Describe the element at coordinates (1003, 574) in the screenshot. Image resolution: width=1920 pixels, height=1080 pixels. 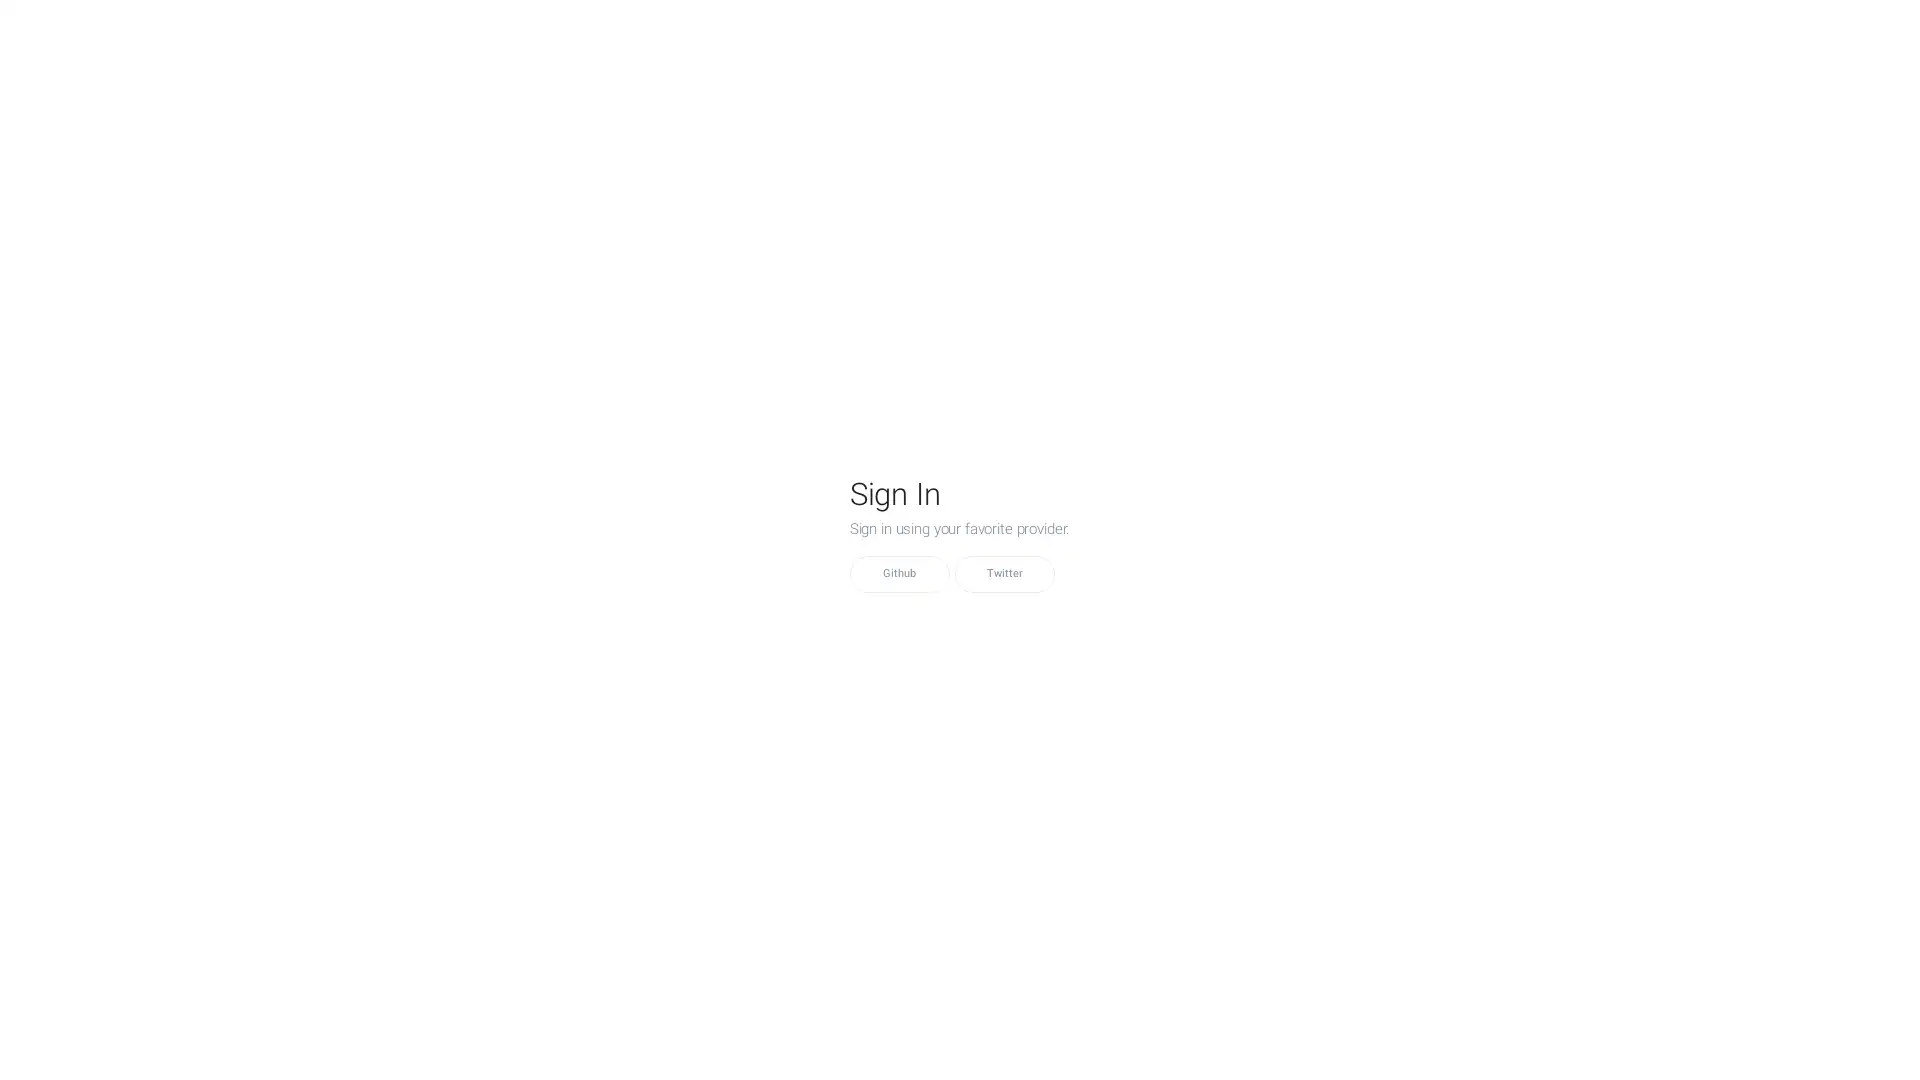
I see `Twitter` at that location.